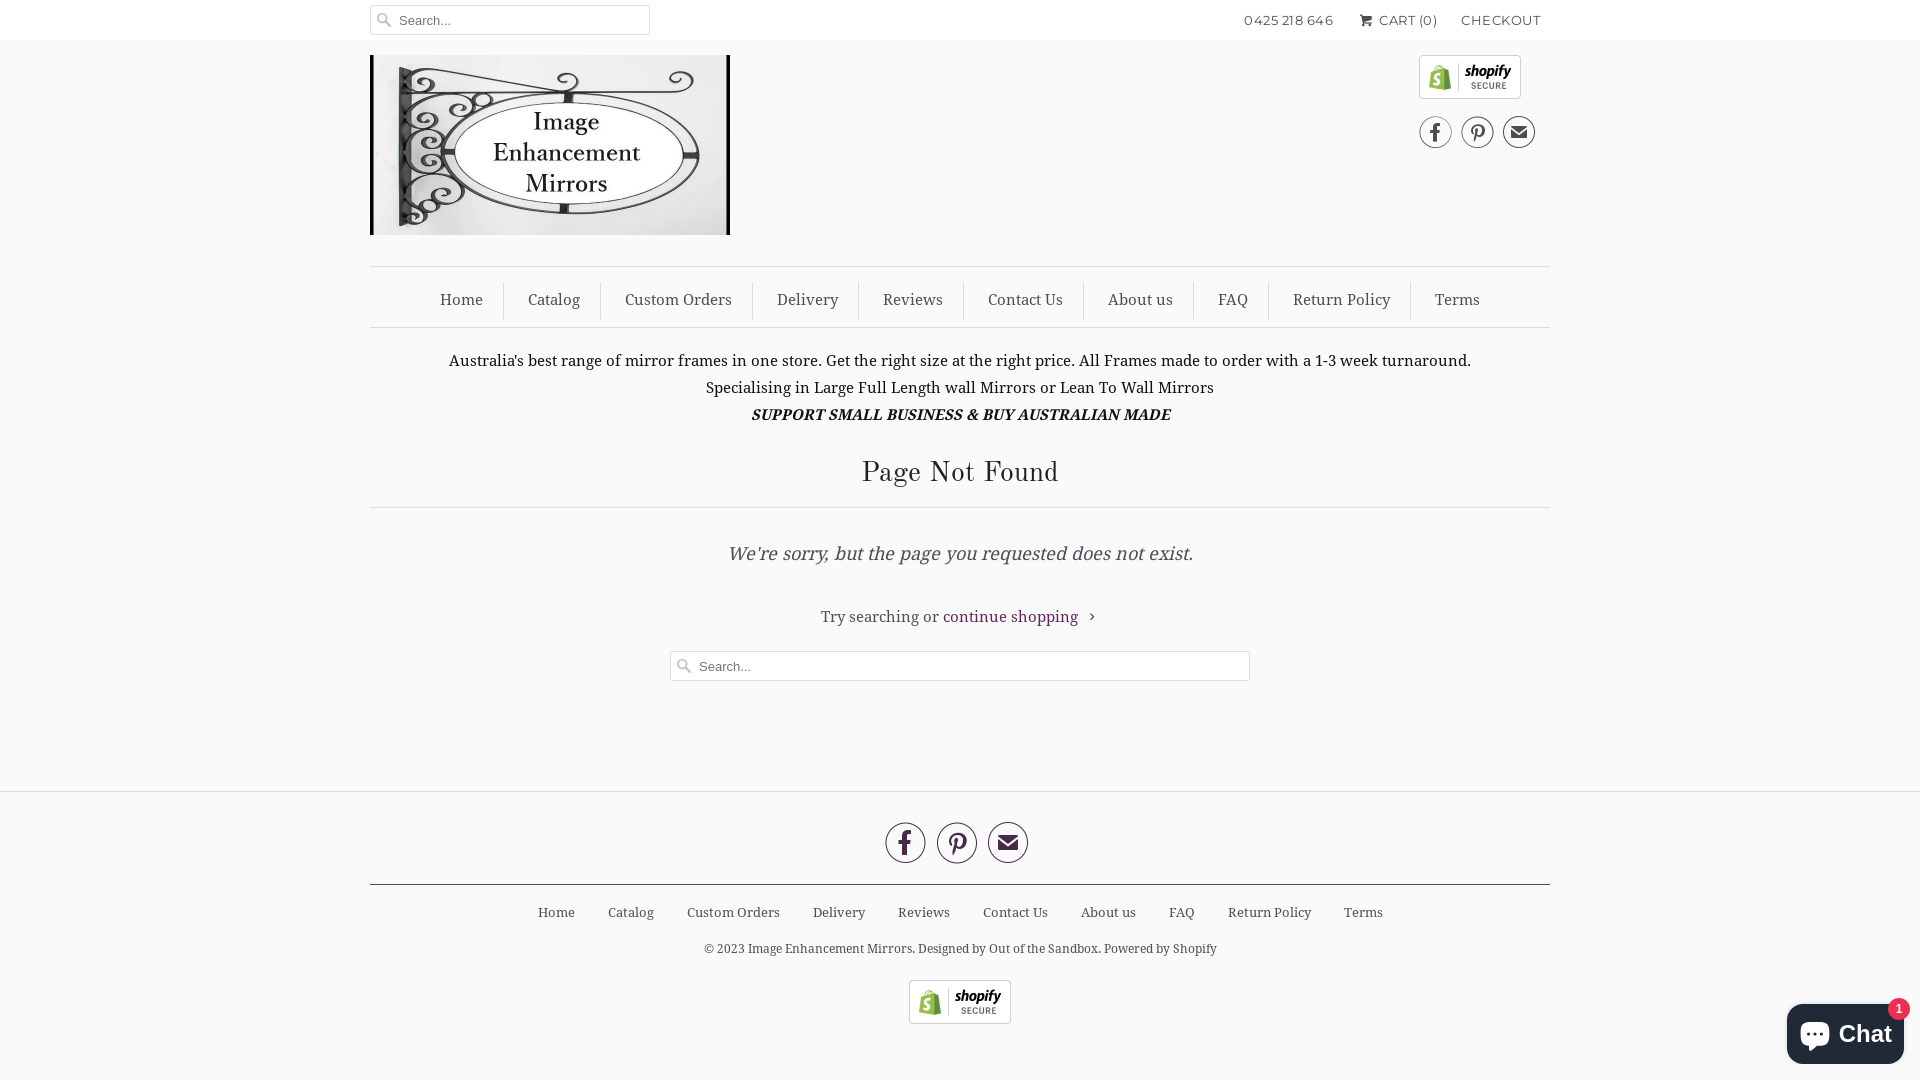 The image size is (1920, 1080). What do you see at coordinates (1020, 616) in the screenshot?
I see `'continue shopping'` at bounding box center [1020, 616].